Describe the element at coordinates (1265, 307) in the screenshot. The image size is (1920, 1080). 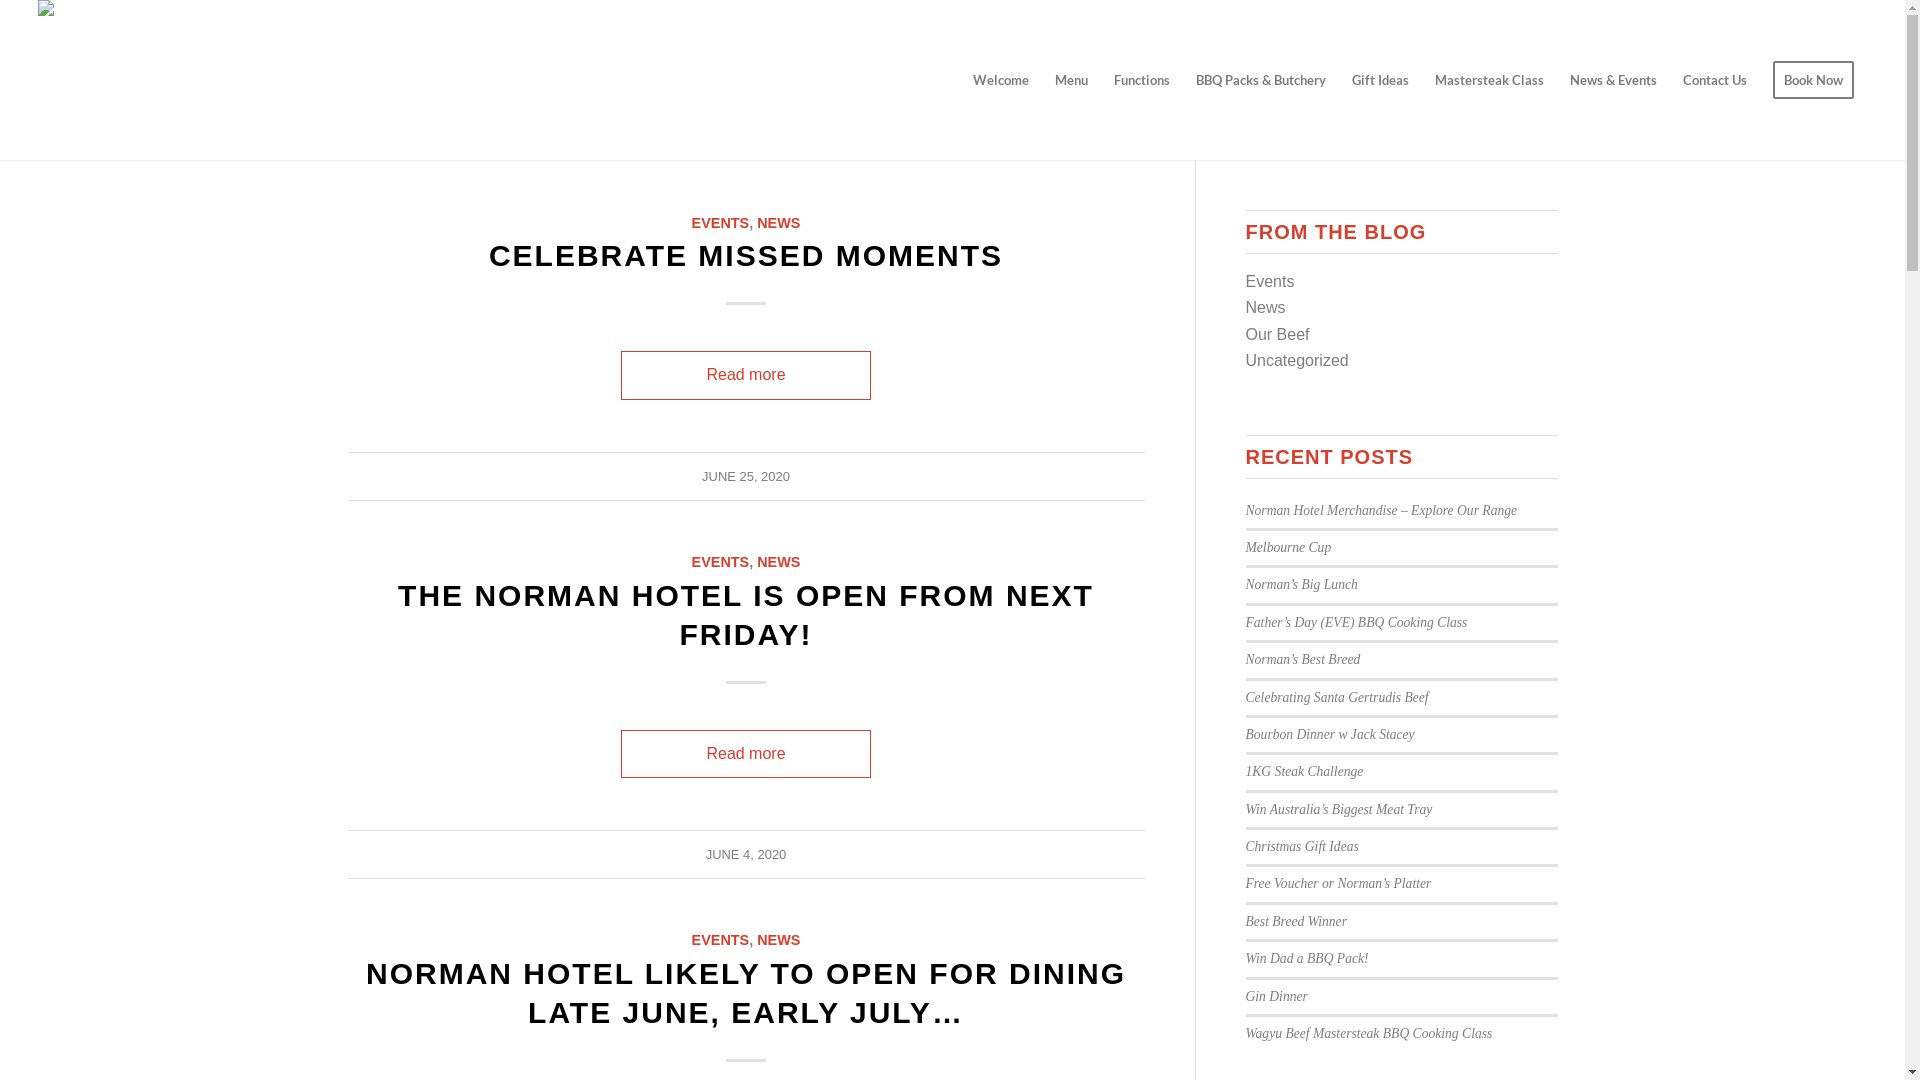
I see `'News'` at that location.